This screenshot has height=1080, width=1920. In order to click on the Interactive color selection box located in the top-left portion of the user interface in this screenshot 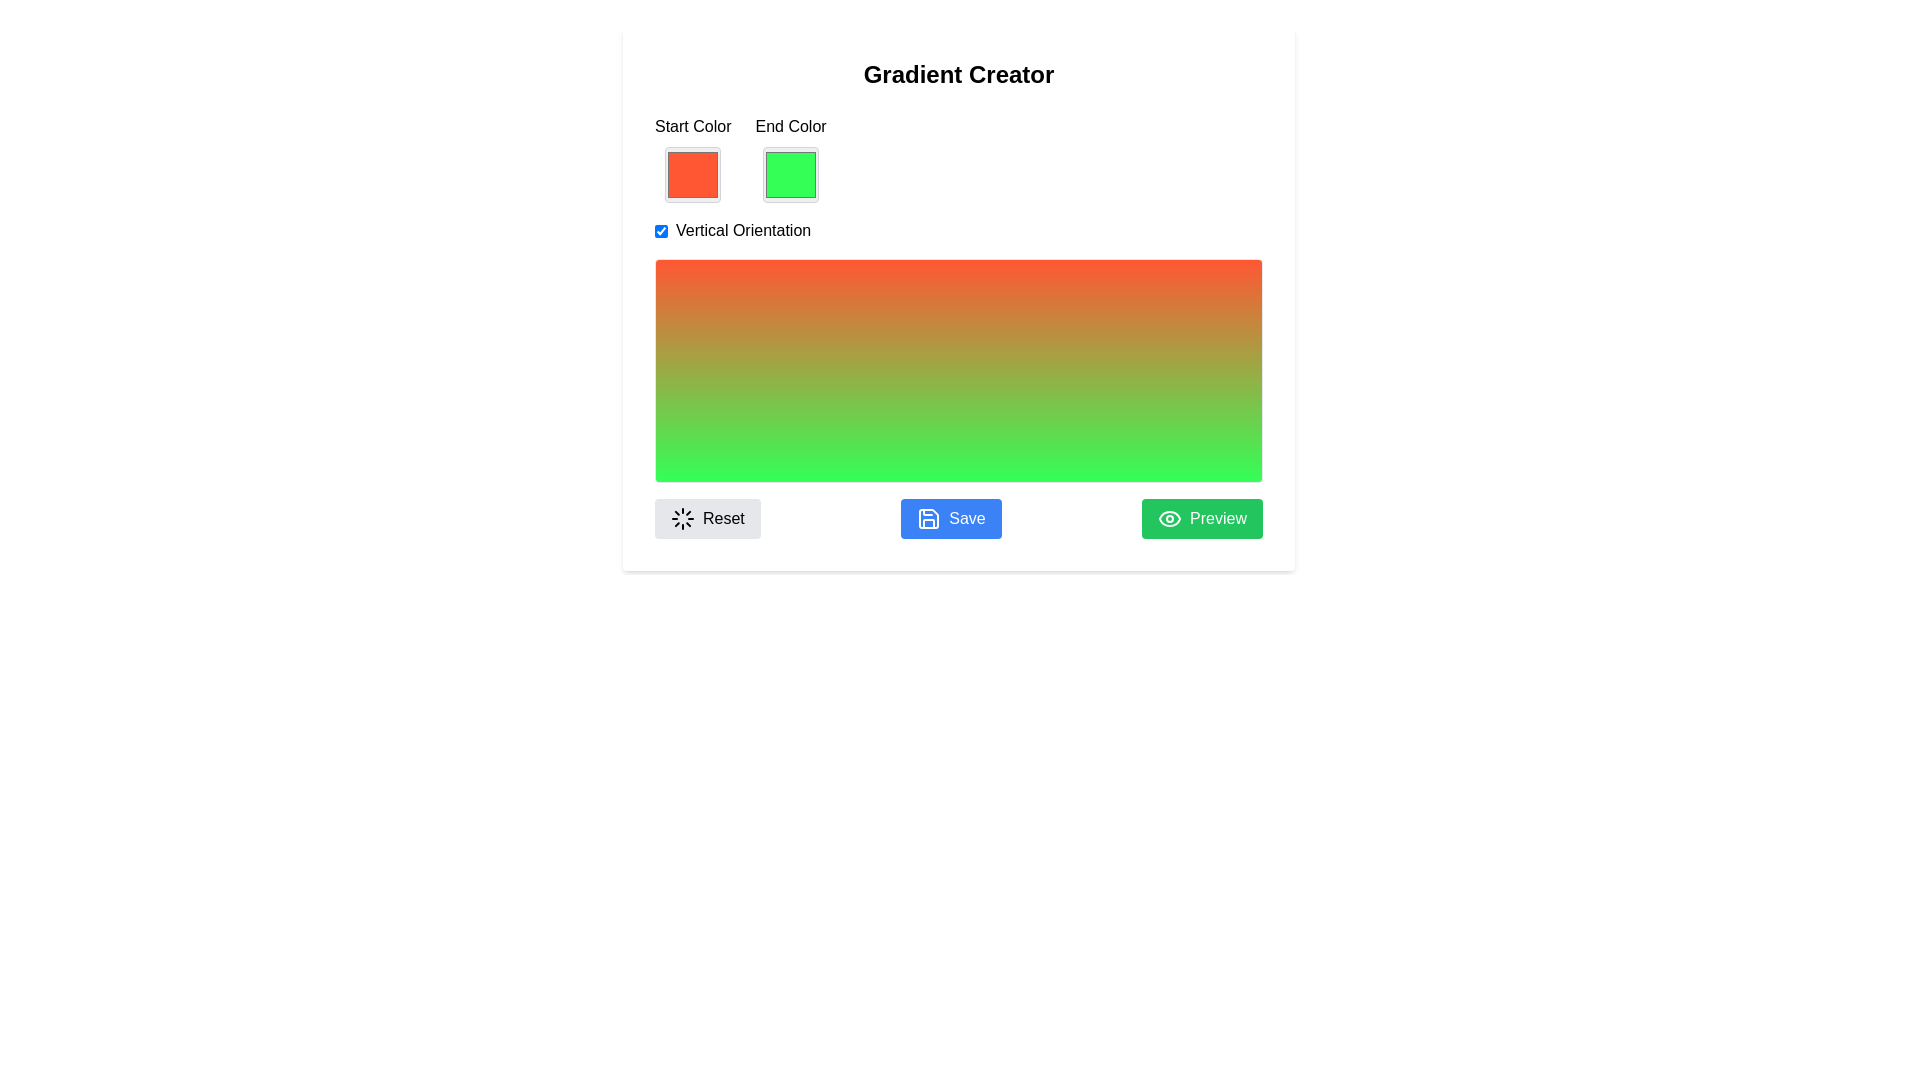, I will do `click(693, 157)`.